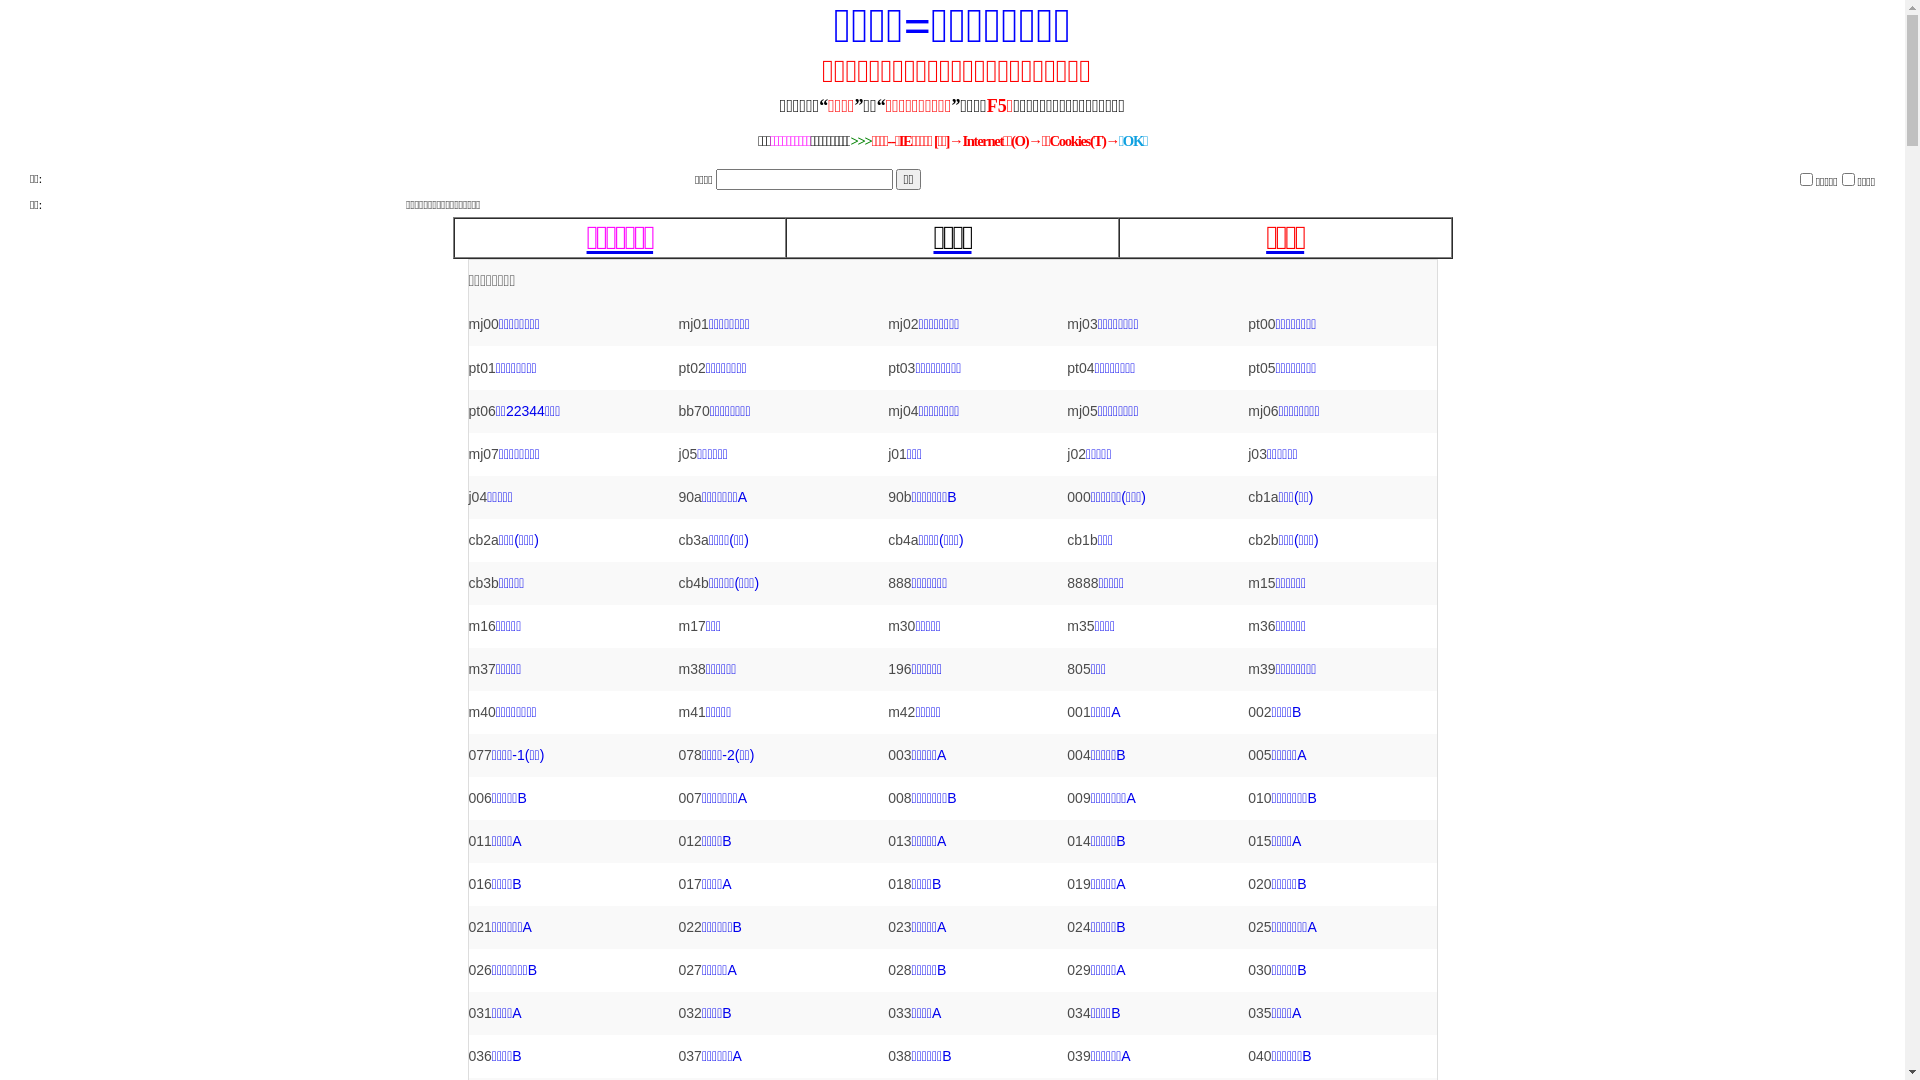 The width and height of the screenshot is (1920, 1080). What do you see at coordinates (1080, 410) in the screenshot?
I see `'mj05'` at bounding box center [1080, 410].